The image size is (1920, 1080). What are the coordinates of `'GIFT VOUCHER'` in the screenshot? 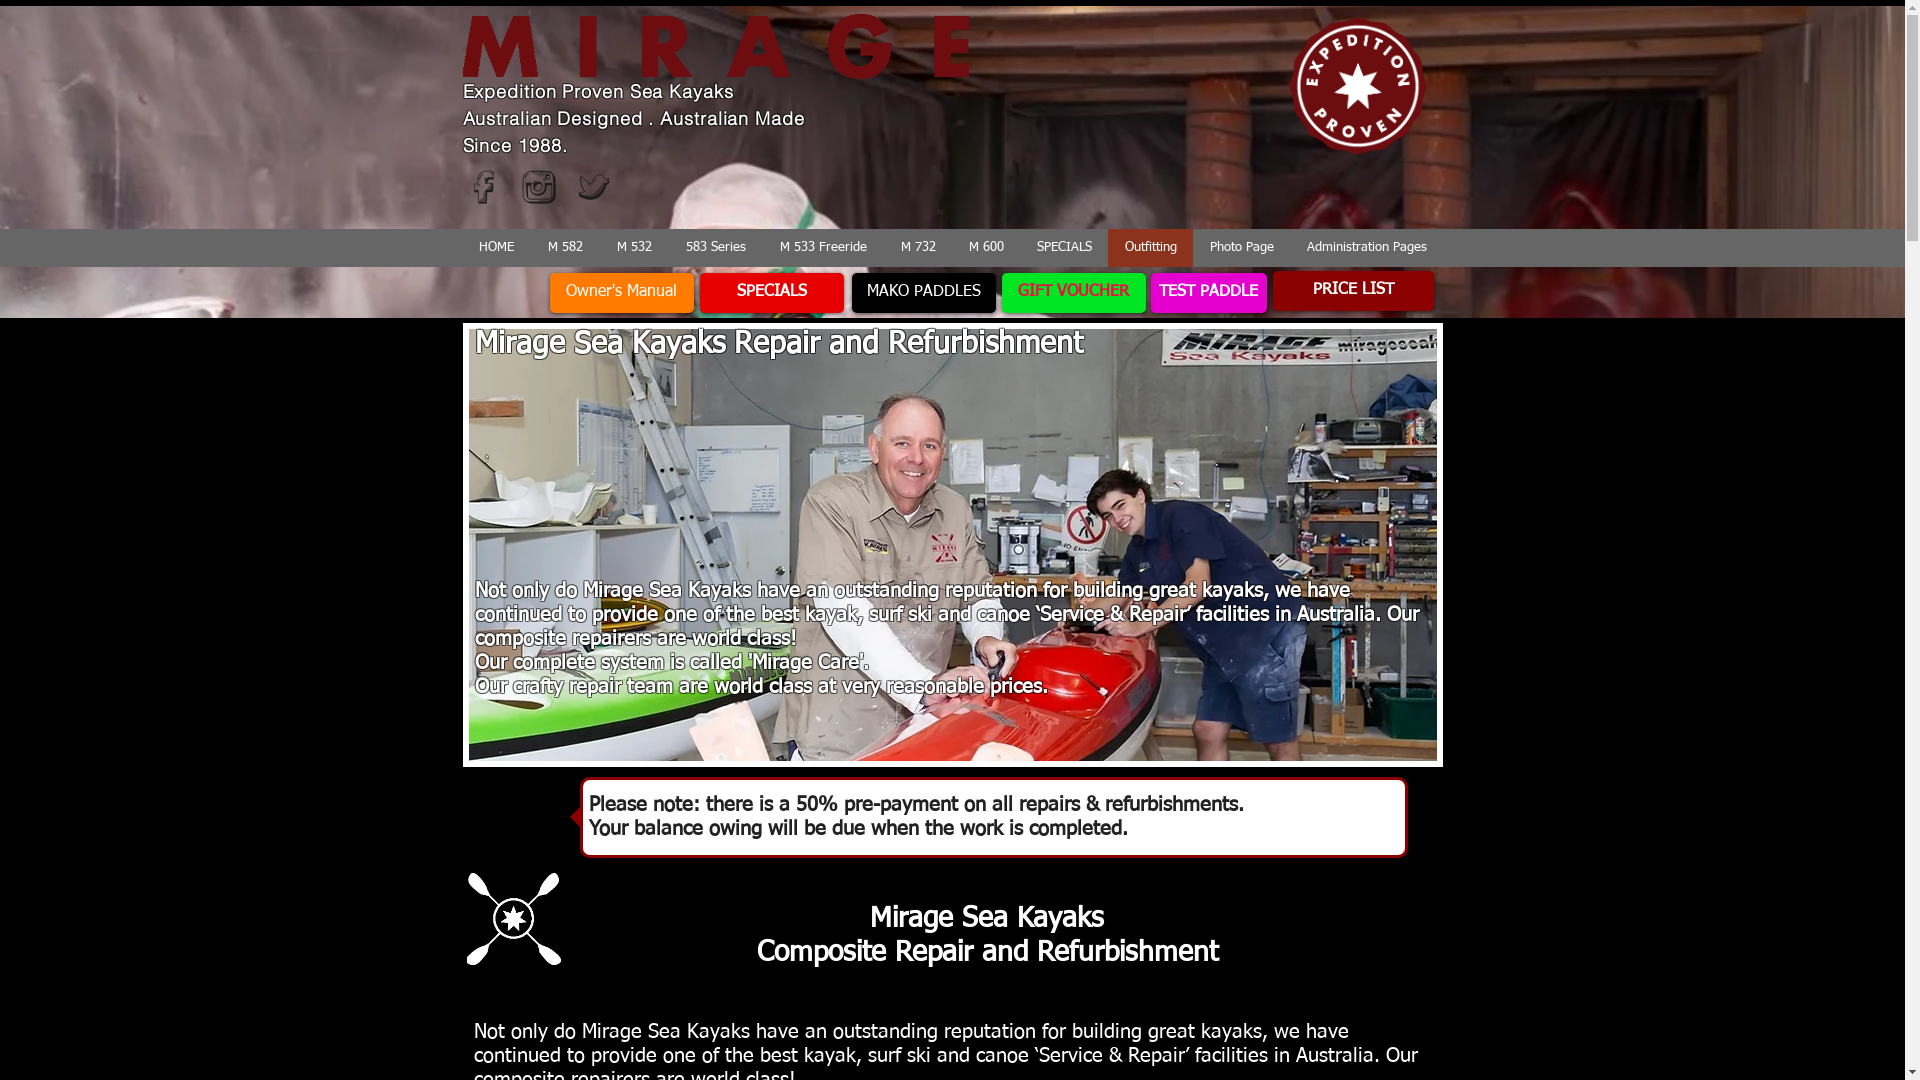 It's located at (1073, 293).